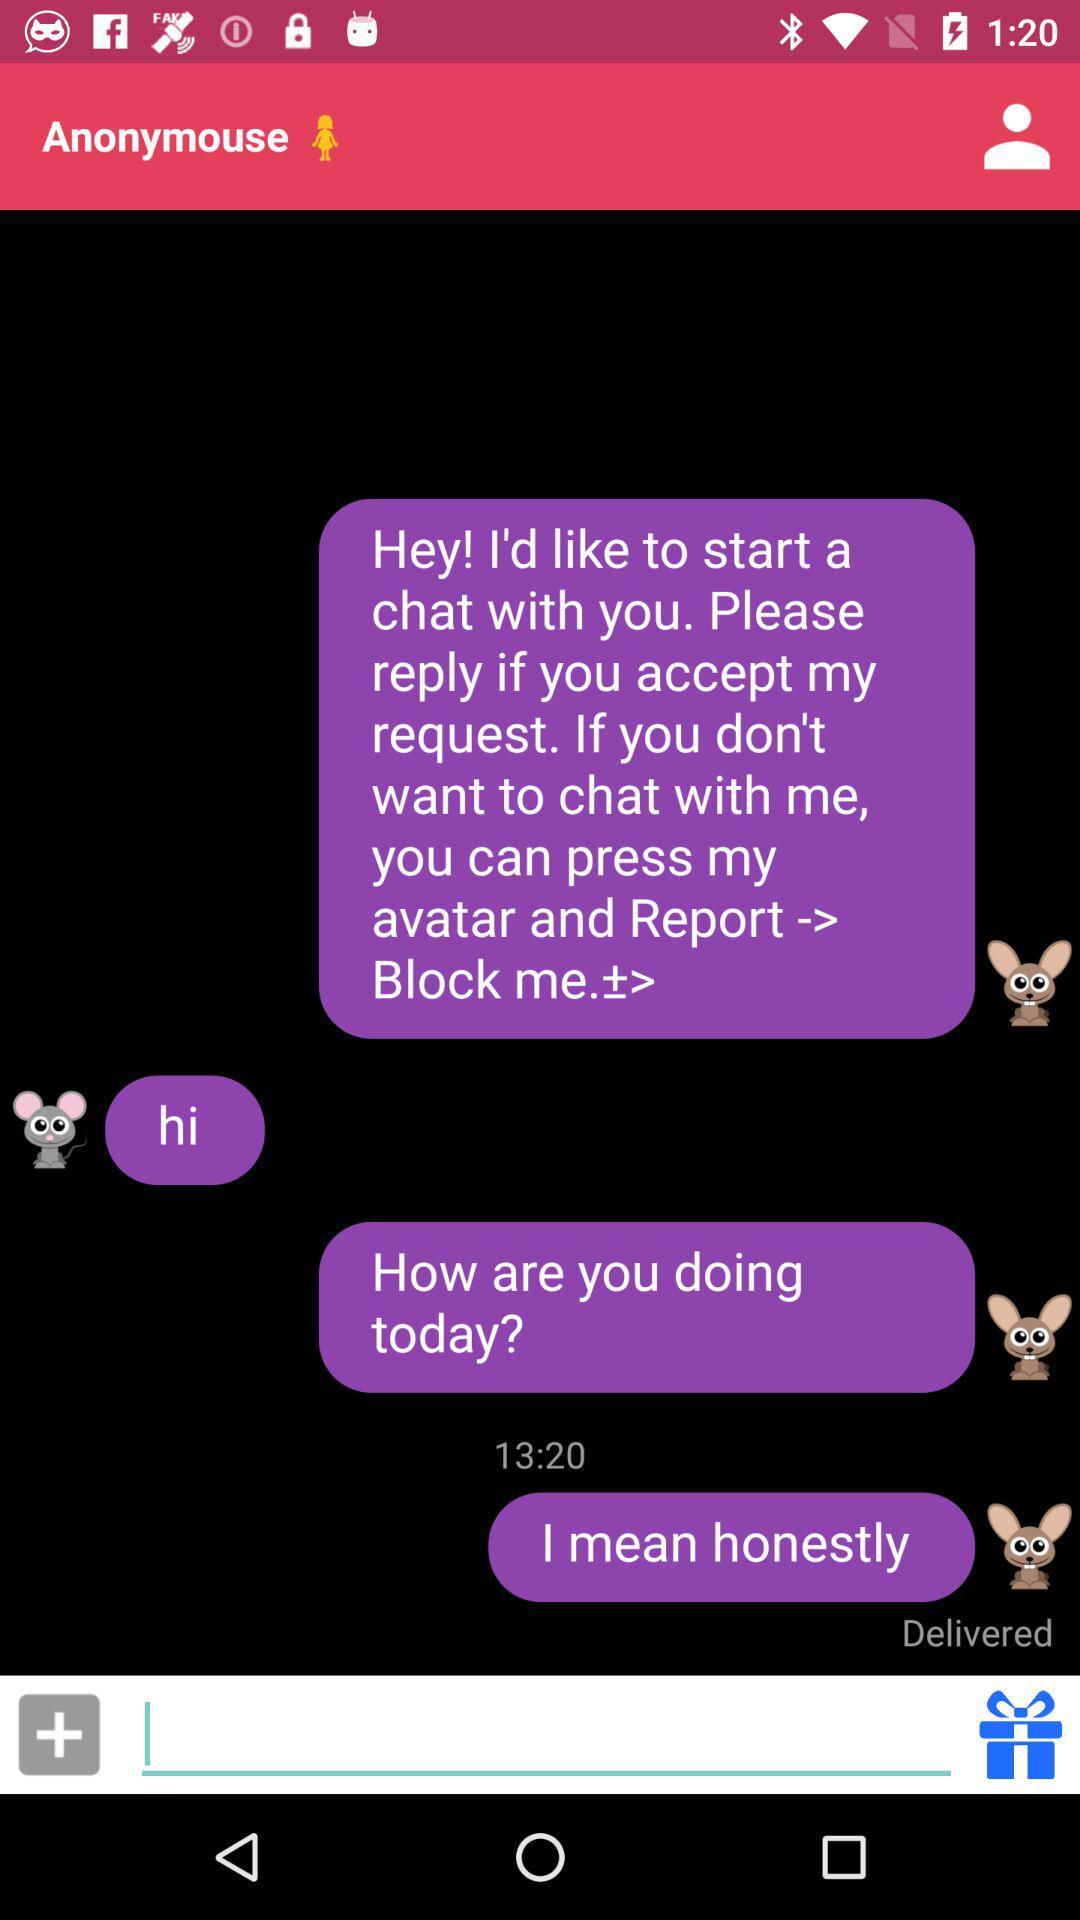  What do you see at coordinates (1029, 1545) in the screenshot?
I see `profile avatar` at bounding box center [1029, 1545].